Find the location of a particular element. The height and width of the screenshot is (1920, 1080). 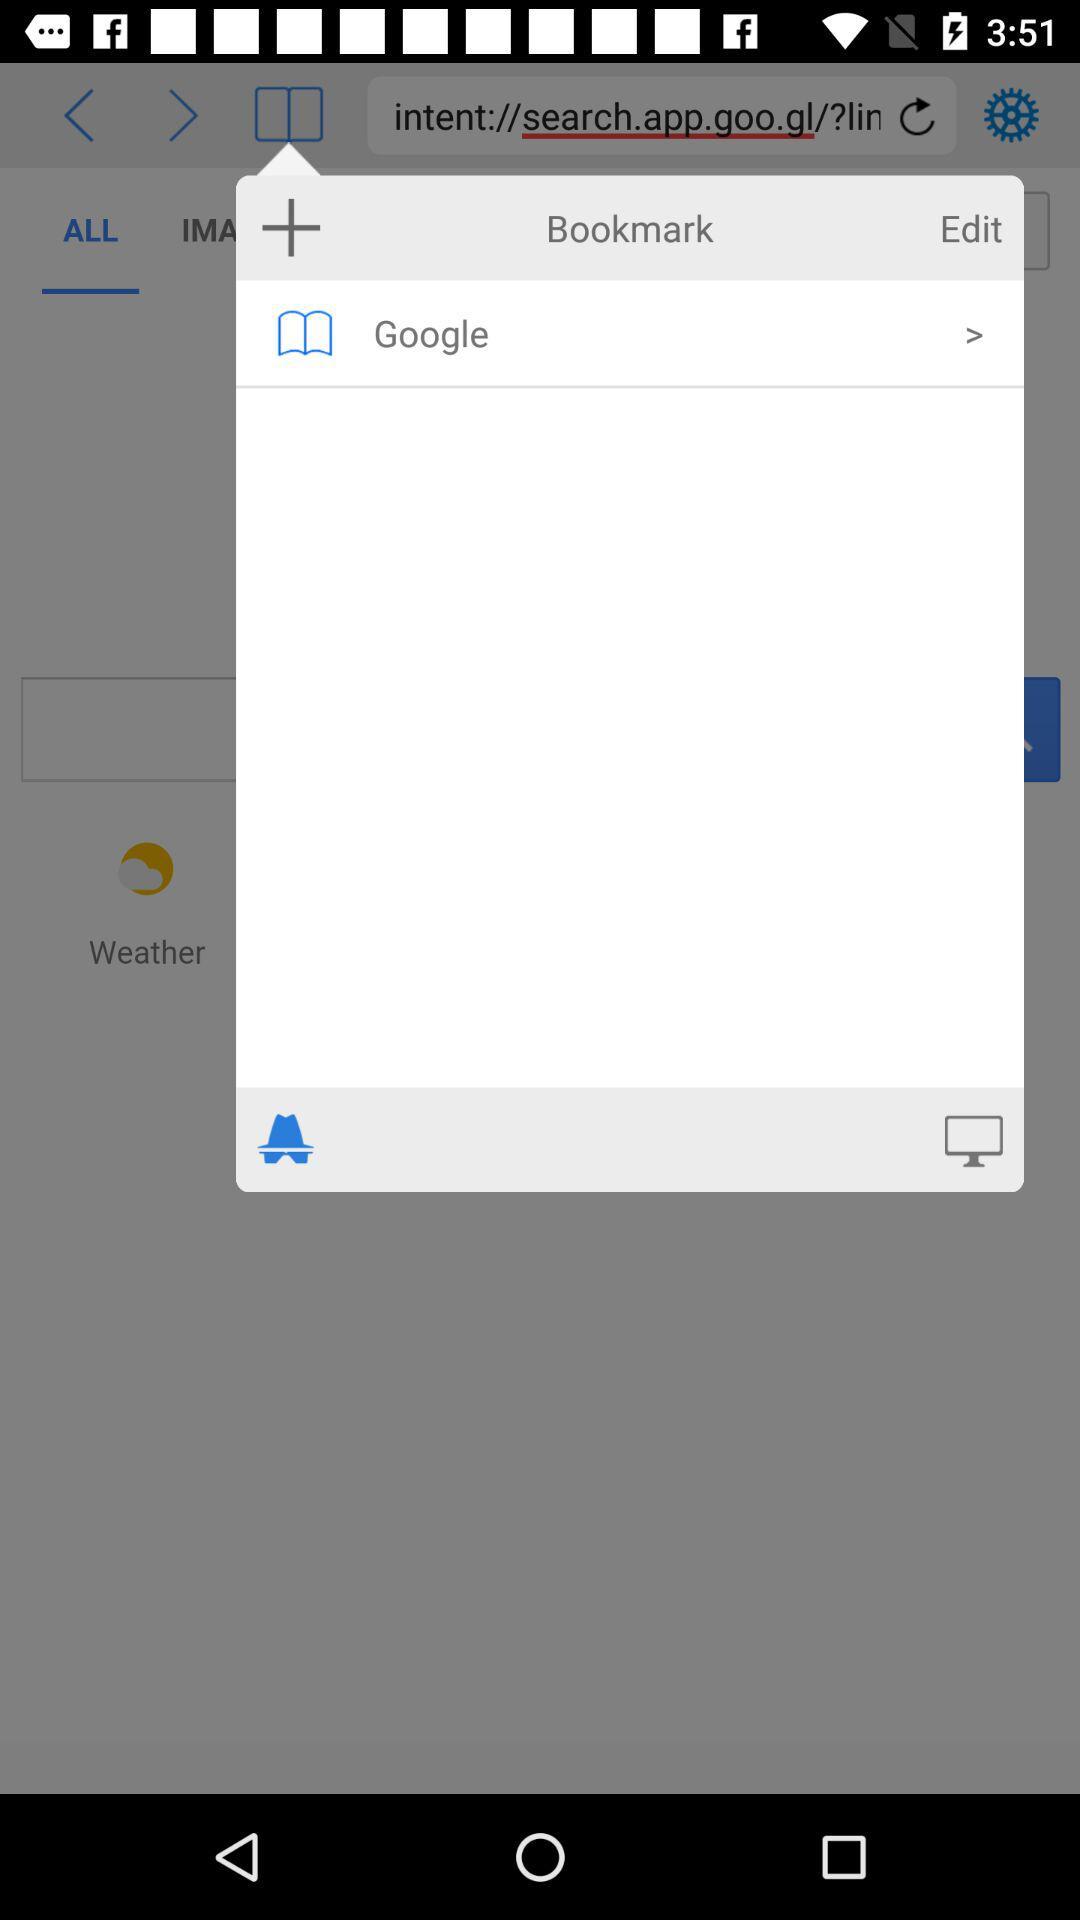

private browsing is located at coordinates (286, 1139).